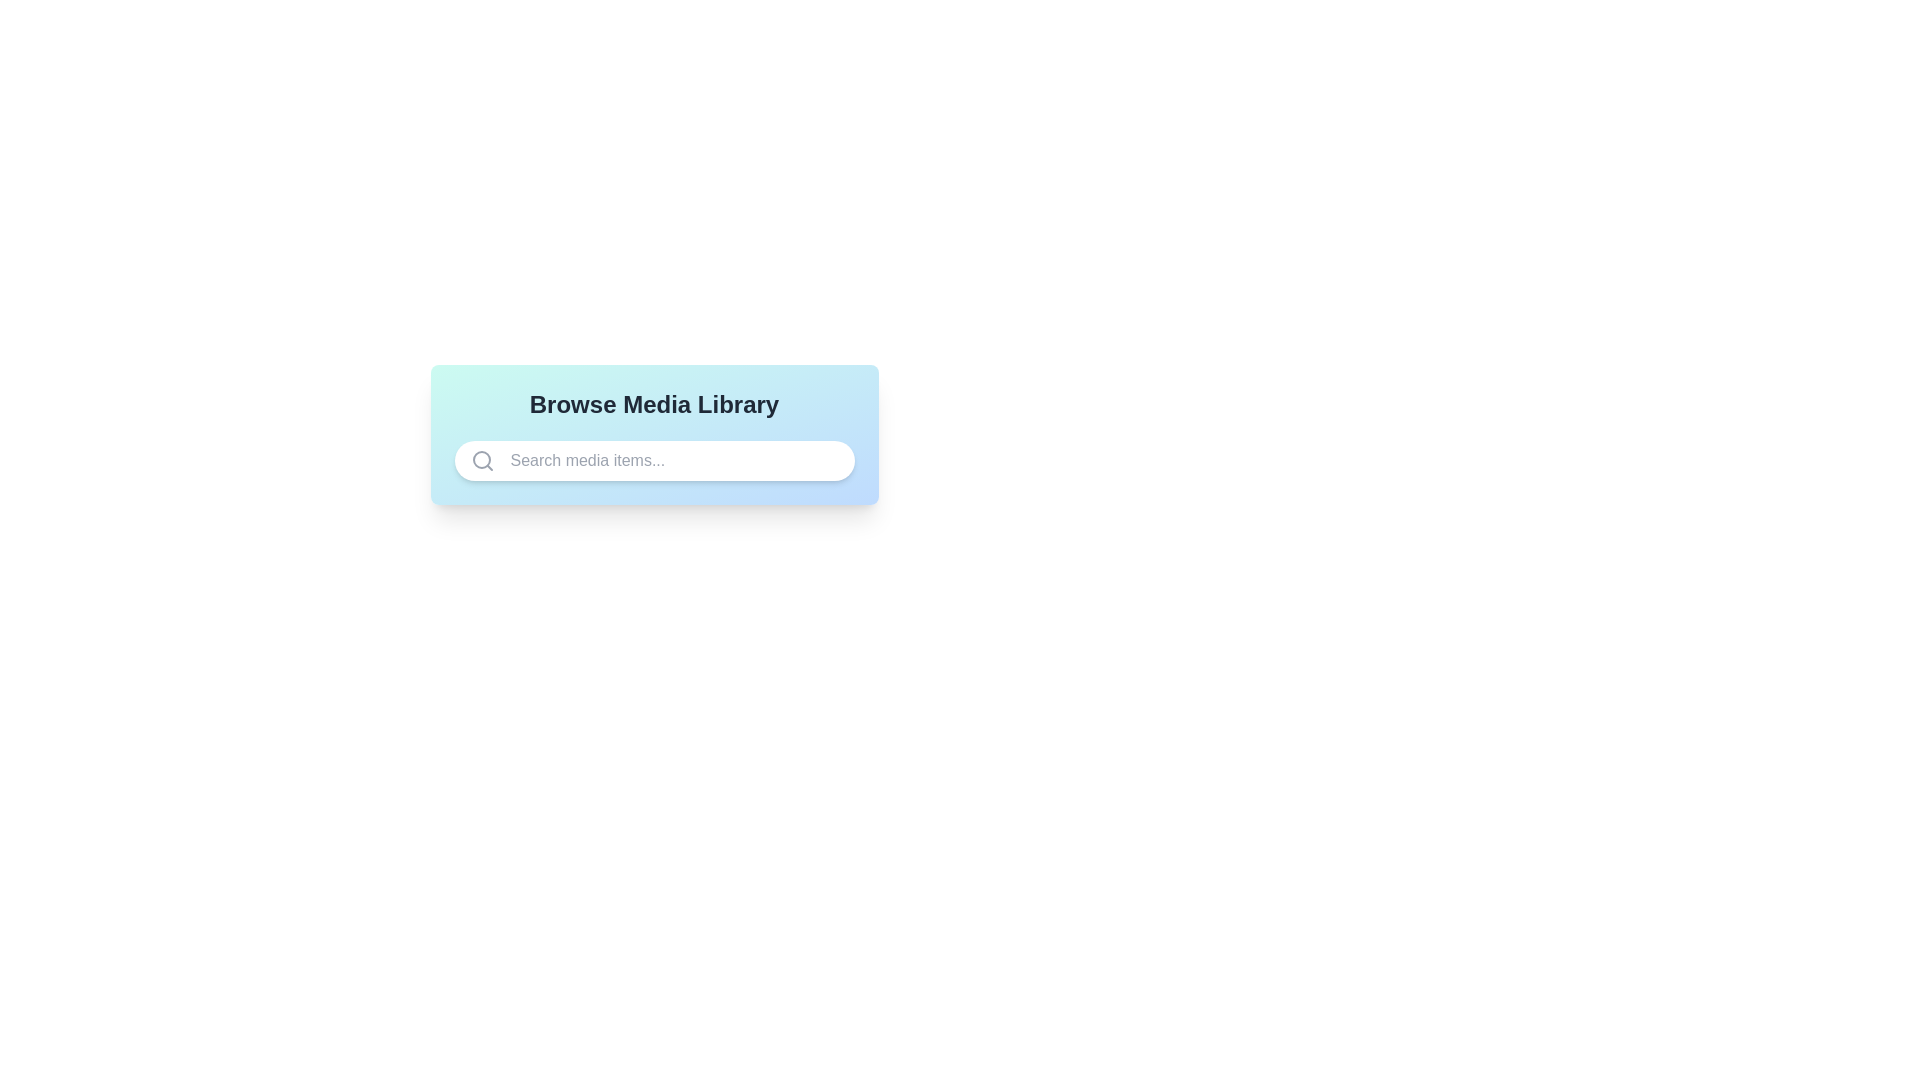  What do you see at coordinates (481, 459) in the screenshot?
I see `the central circle of the magnifying glass icon, which represents the lens of the search icon, located to the left of the search input field` at bounding box center [481, 459].